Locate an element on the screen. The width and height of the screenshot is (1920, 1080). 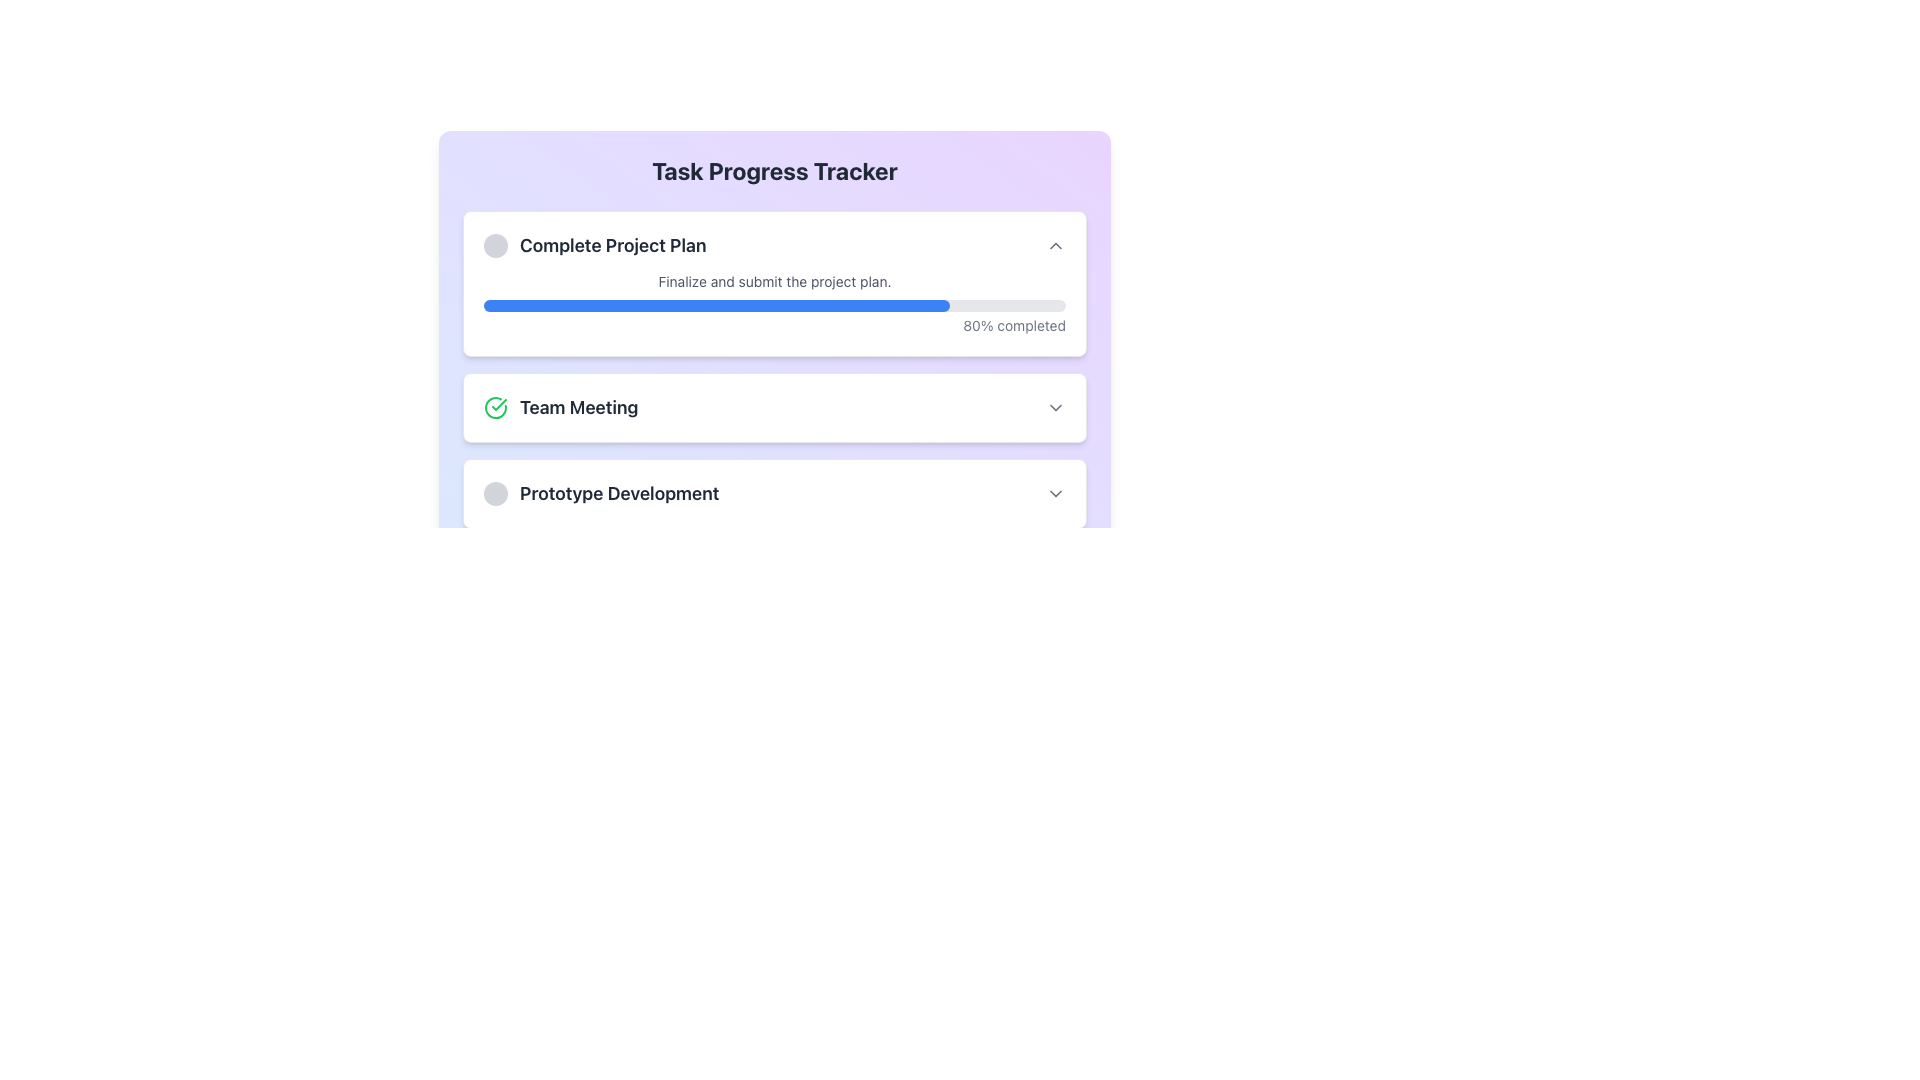
the white background card labeled 'Complete Project Plan' that contains an 80% progress bar and is the first element in a vertical list of three cards is located at coordinates (773, 284).